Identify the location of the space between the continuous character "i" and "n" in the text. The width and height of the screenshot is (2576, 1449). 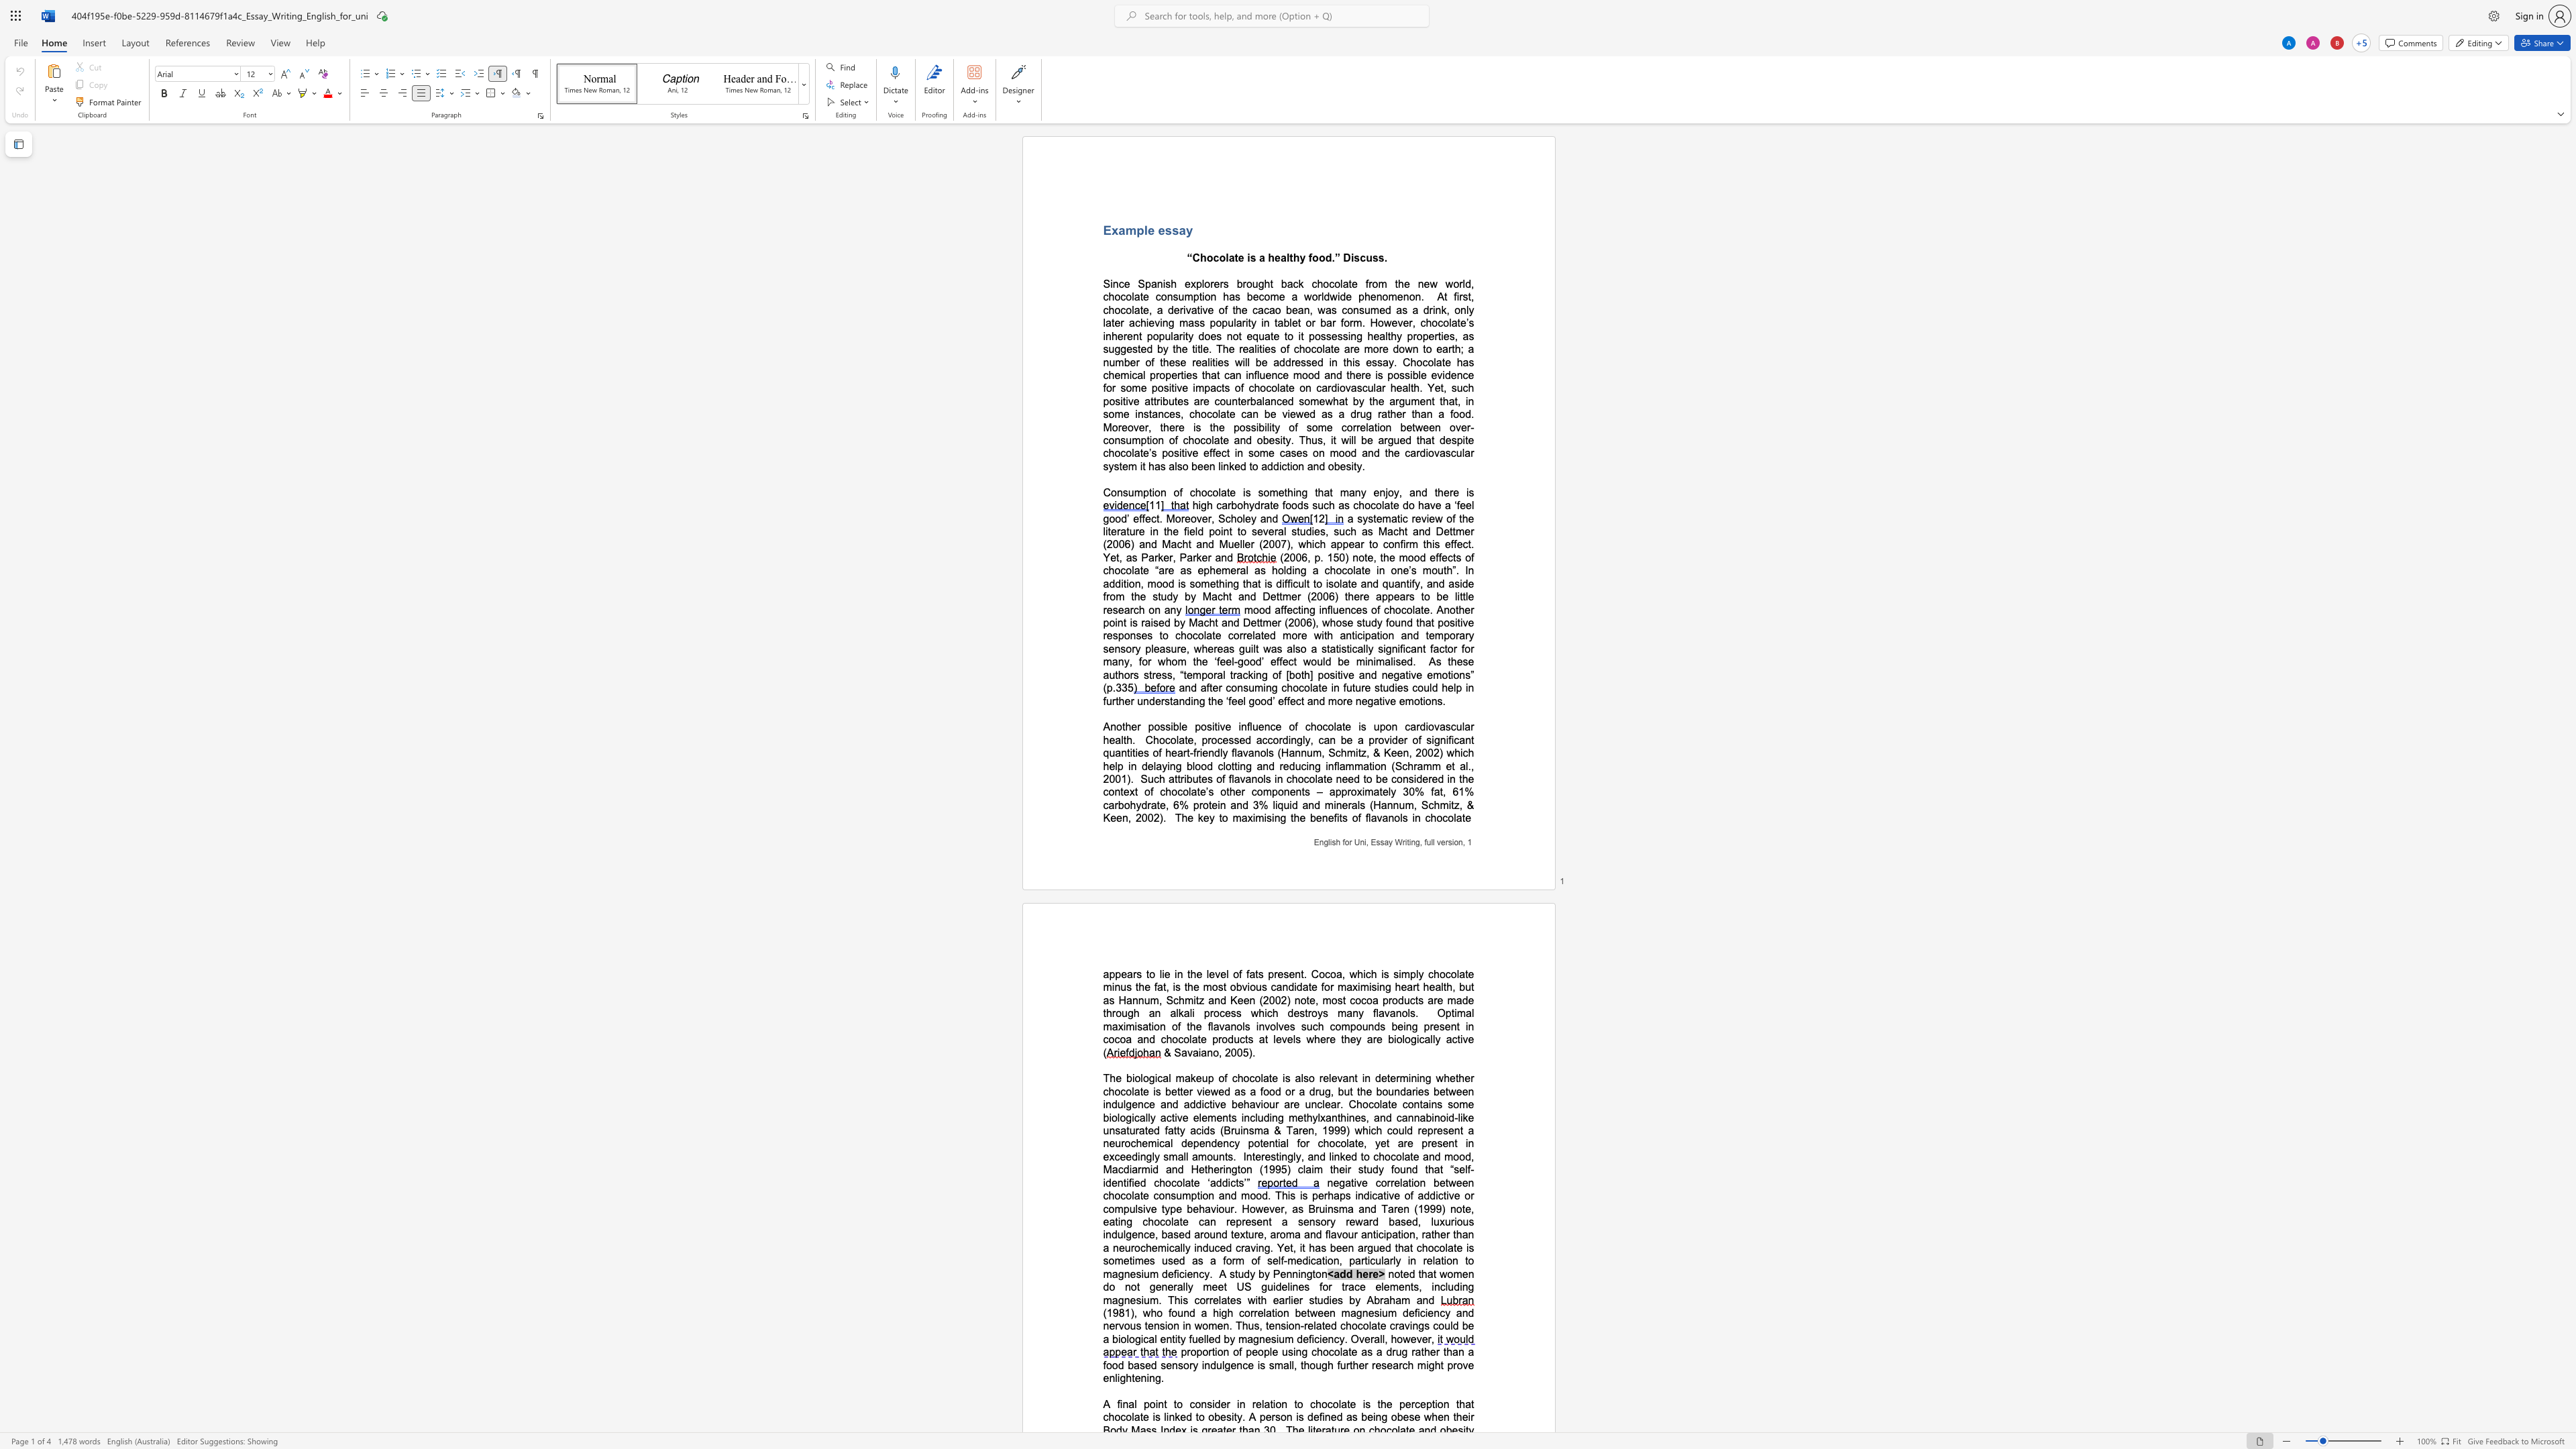
(1296, 492).